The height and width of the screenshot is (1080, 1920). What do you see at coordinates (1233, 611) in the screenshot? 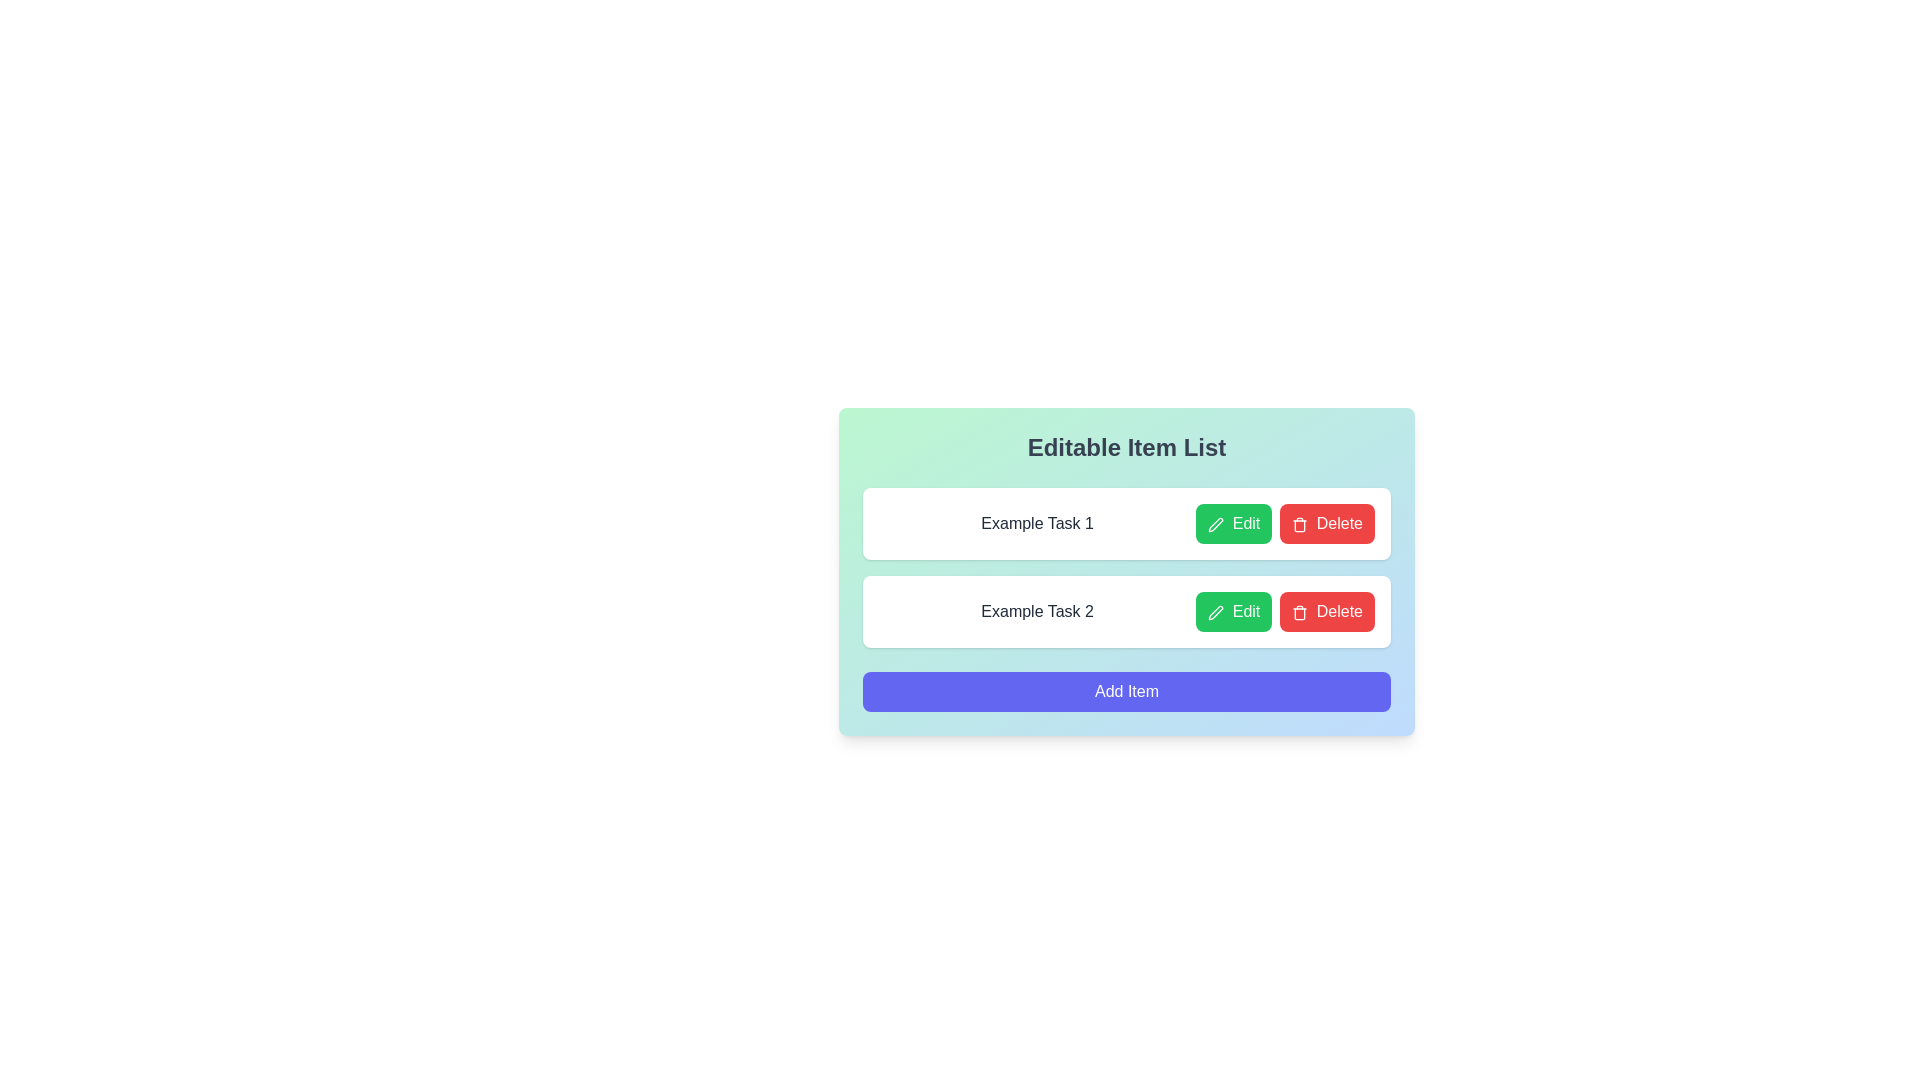
I see `the green 'Edit' button with white text and a pen icon located in the second row of the item list, next to 'Example Task 2'` at bounding box center [1233, 611].